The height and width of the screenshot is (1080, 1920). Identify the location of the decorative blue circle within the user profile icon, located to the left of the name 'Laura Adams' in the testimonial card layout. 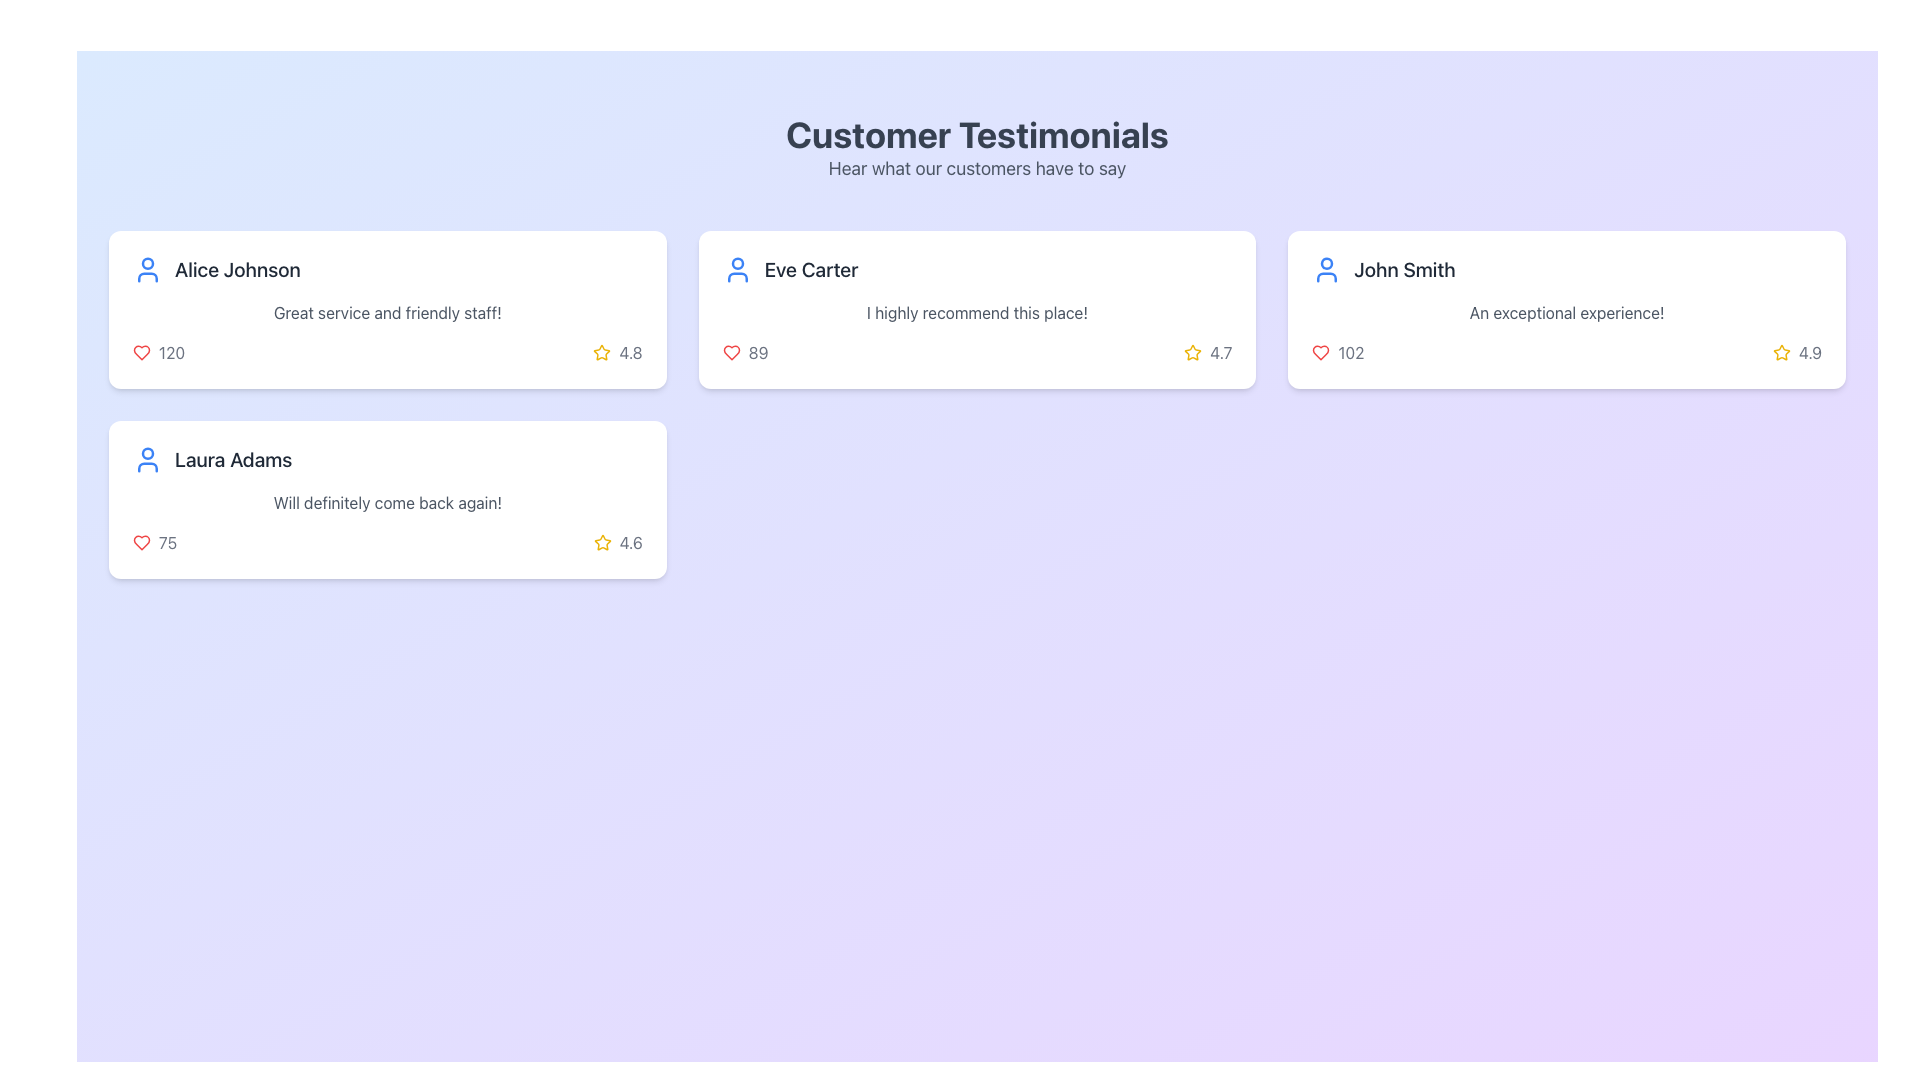
(147, 453).